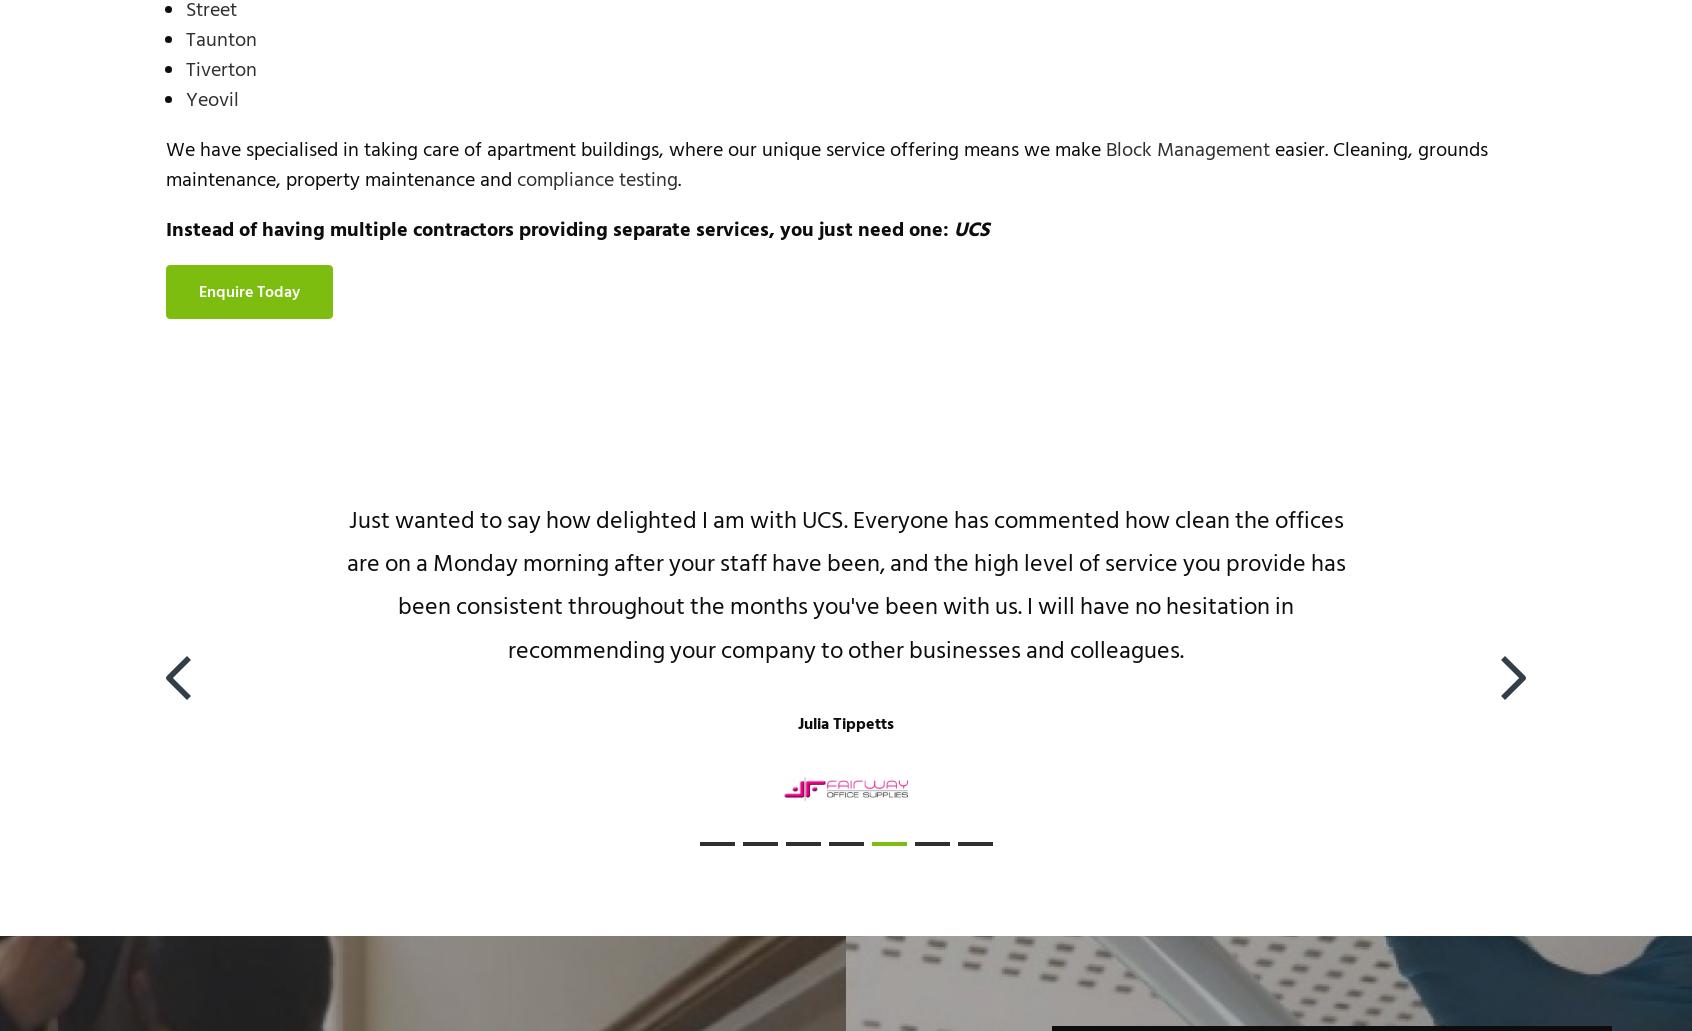 The width and height of the screenshot is (1692, 1031). Describe the element at coordinates (560, 230) in the screenshot. I see `'Instead of having multiple contractors providing separate services, you just need one:'` at that location.